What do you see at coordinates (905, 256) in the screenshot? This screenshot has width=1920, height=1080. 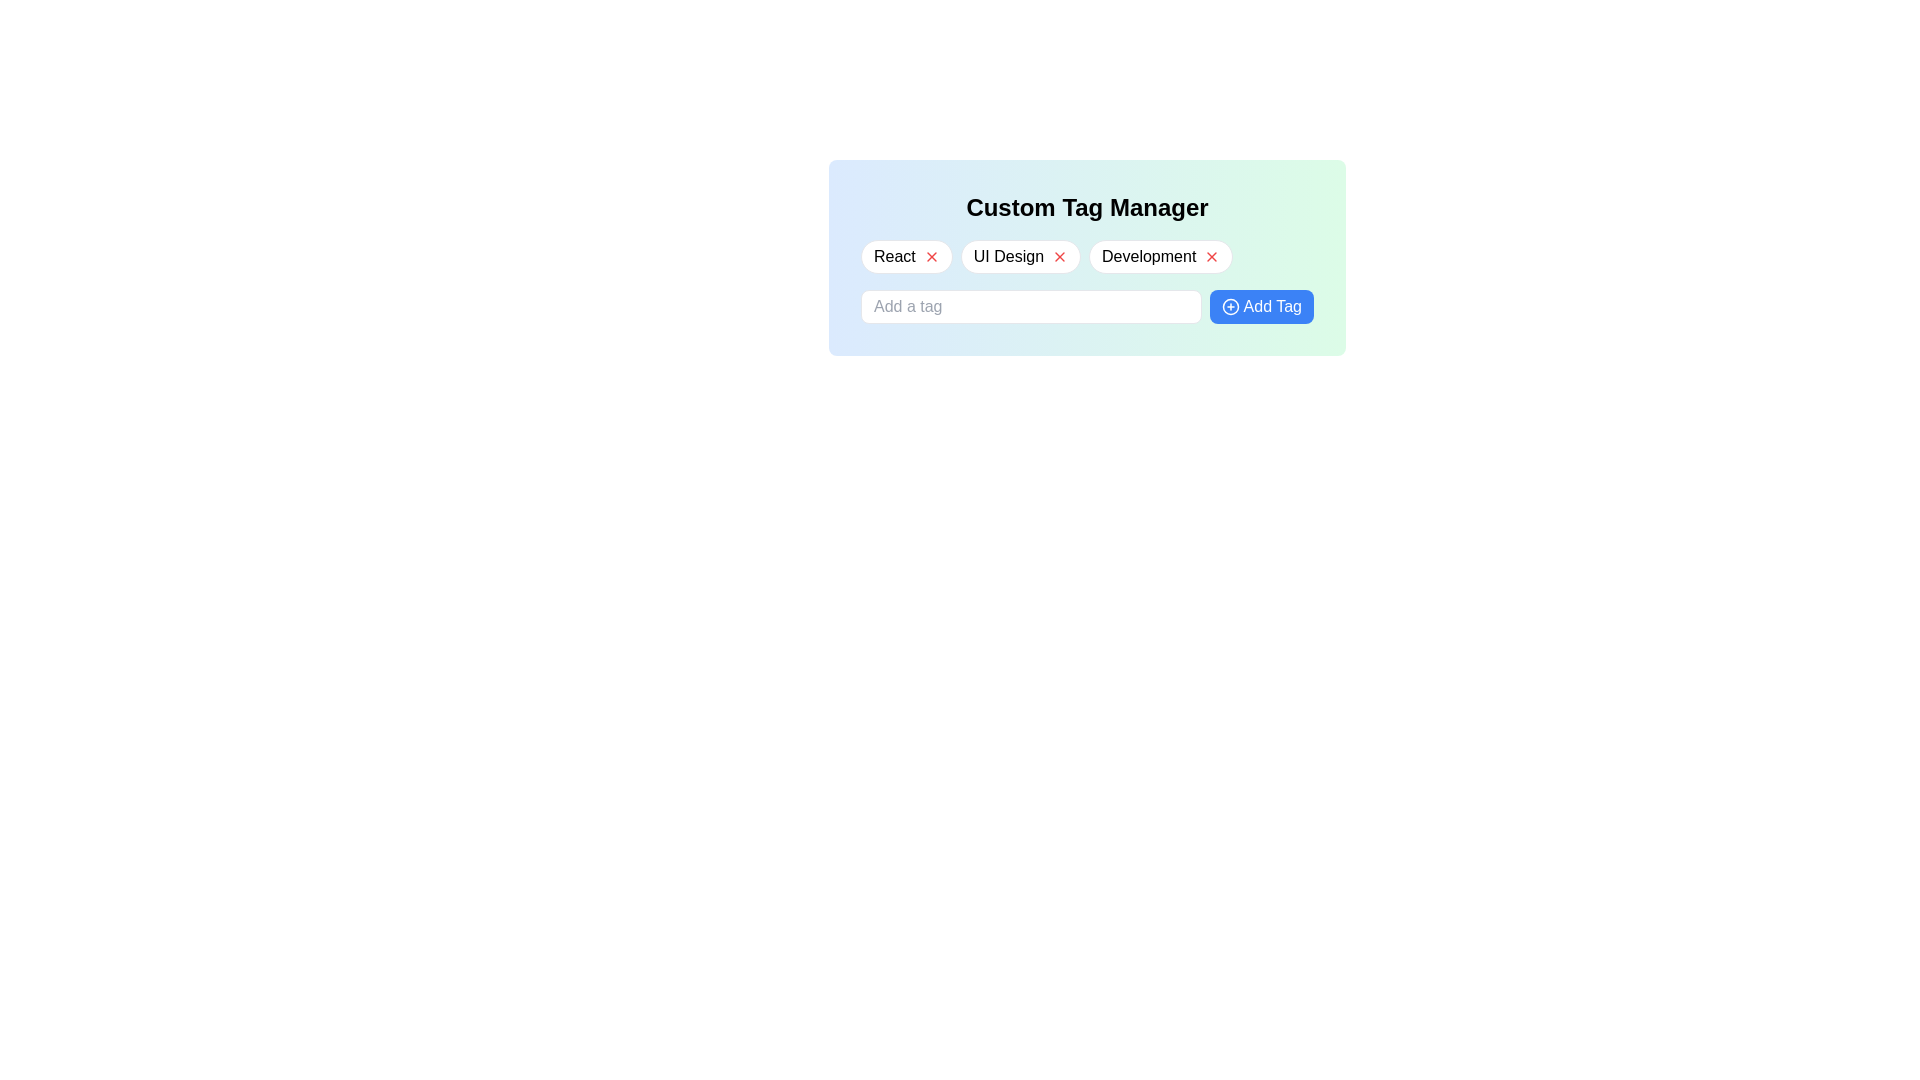 I see `the leftmost tag labeled 'React' in the 'Custom Tag Manager' section` at bounding box center [905, 256].